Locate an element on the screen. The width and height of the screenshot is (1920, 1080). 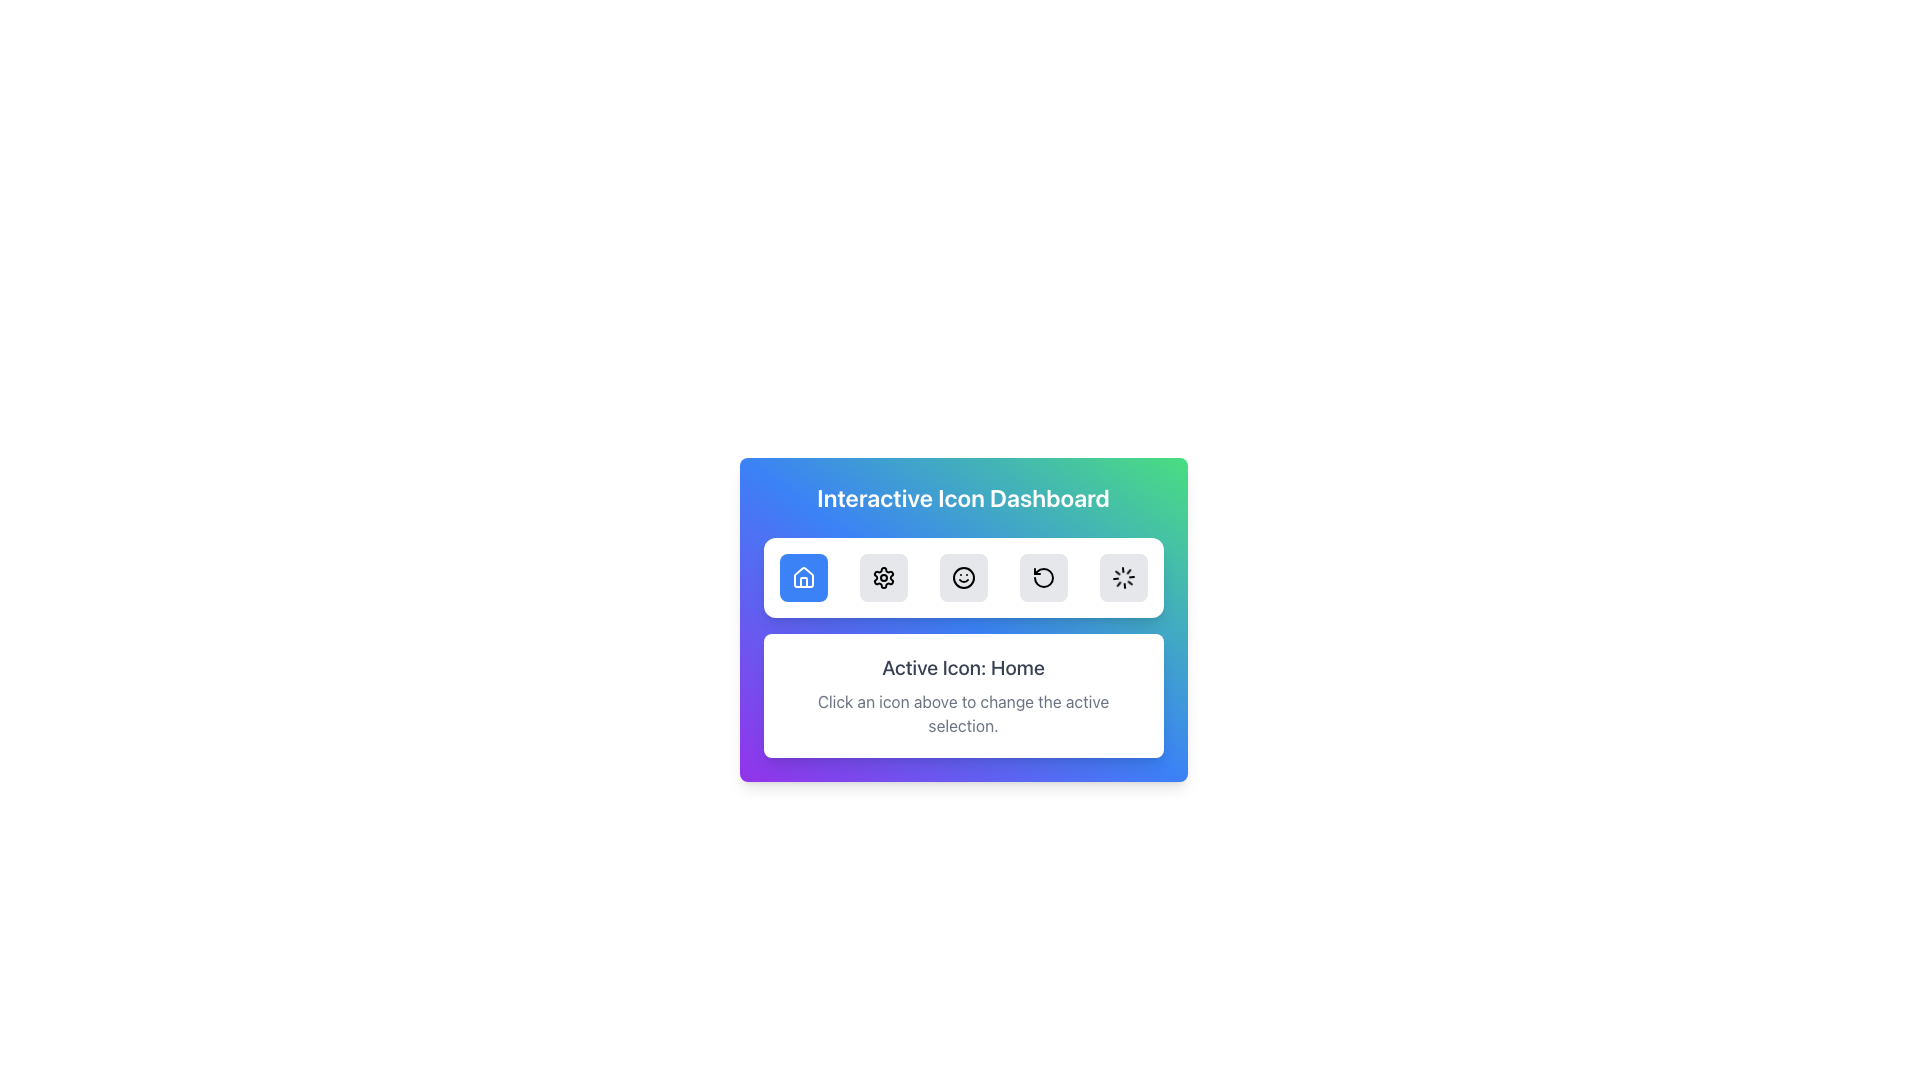
the third button in a row of five, which has a gray background and a circular black smiley face icon is located at coordinates (963, 578).